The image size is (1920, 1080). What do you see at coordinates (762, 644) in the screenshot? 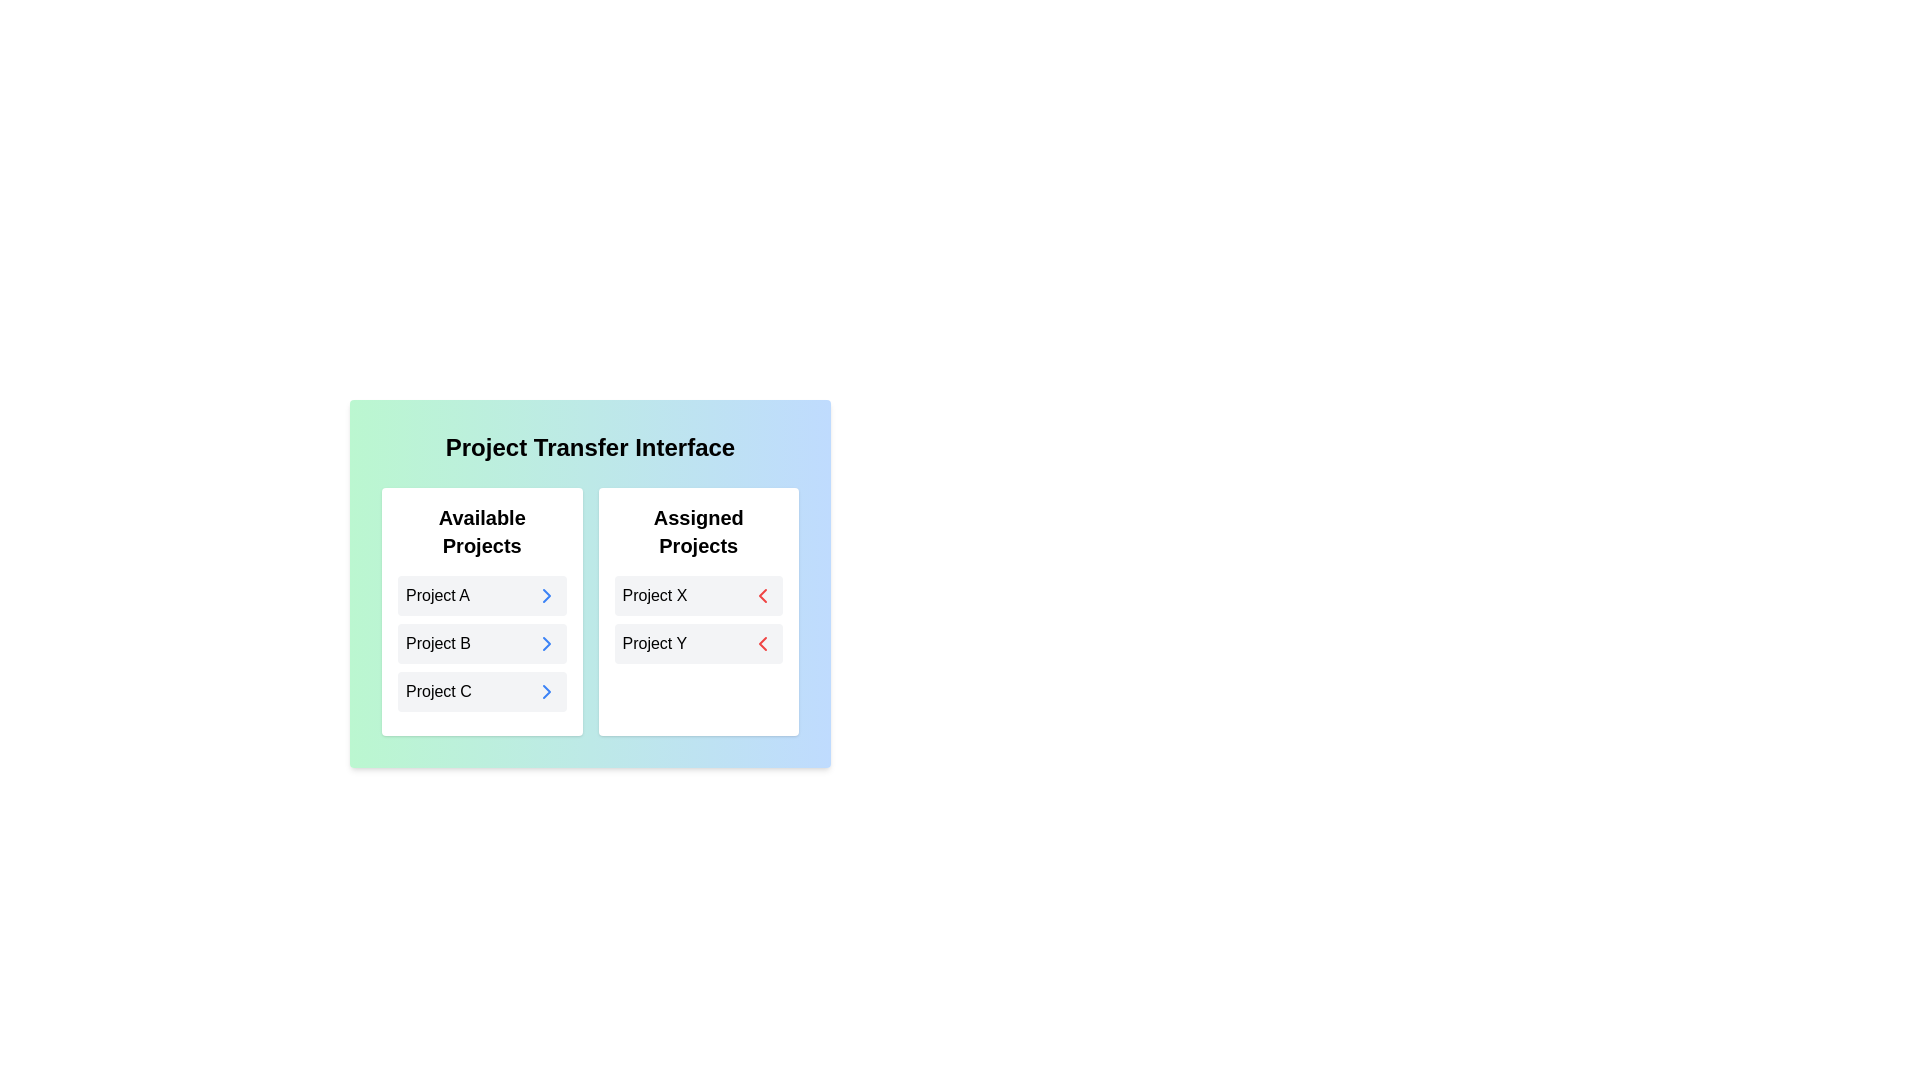
I see `the leftward chevron arrow icon adjacent to 'Project X' in the 'Assigned Projects' column` at bounding box center [762, 644].